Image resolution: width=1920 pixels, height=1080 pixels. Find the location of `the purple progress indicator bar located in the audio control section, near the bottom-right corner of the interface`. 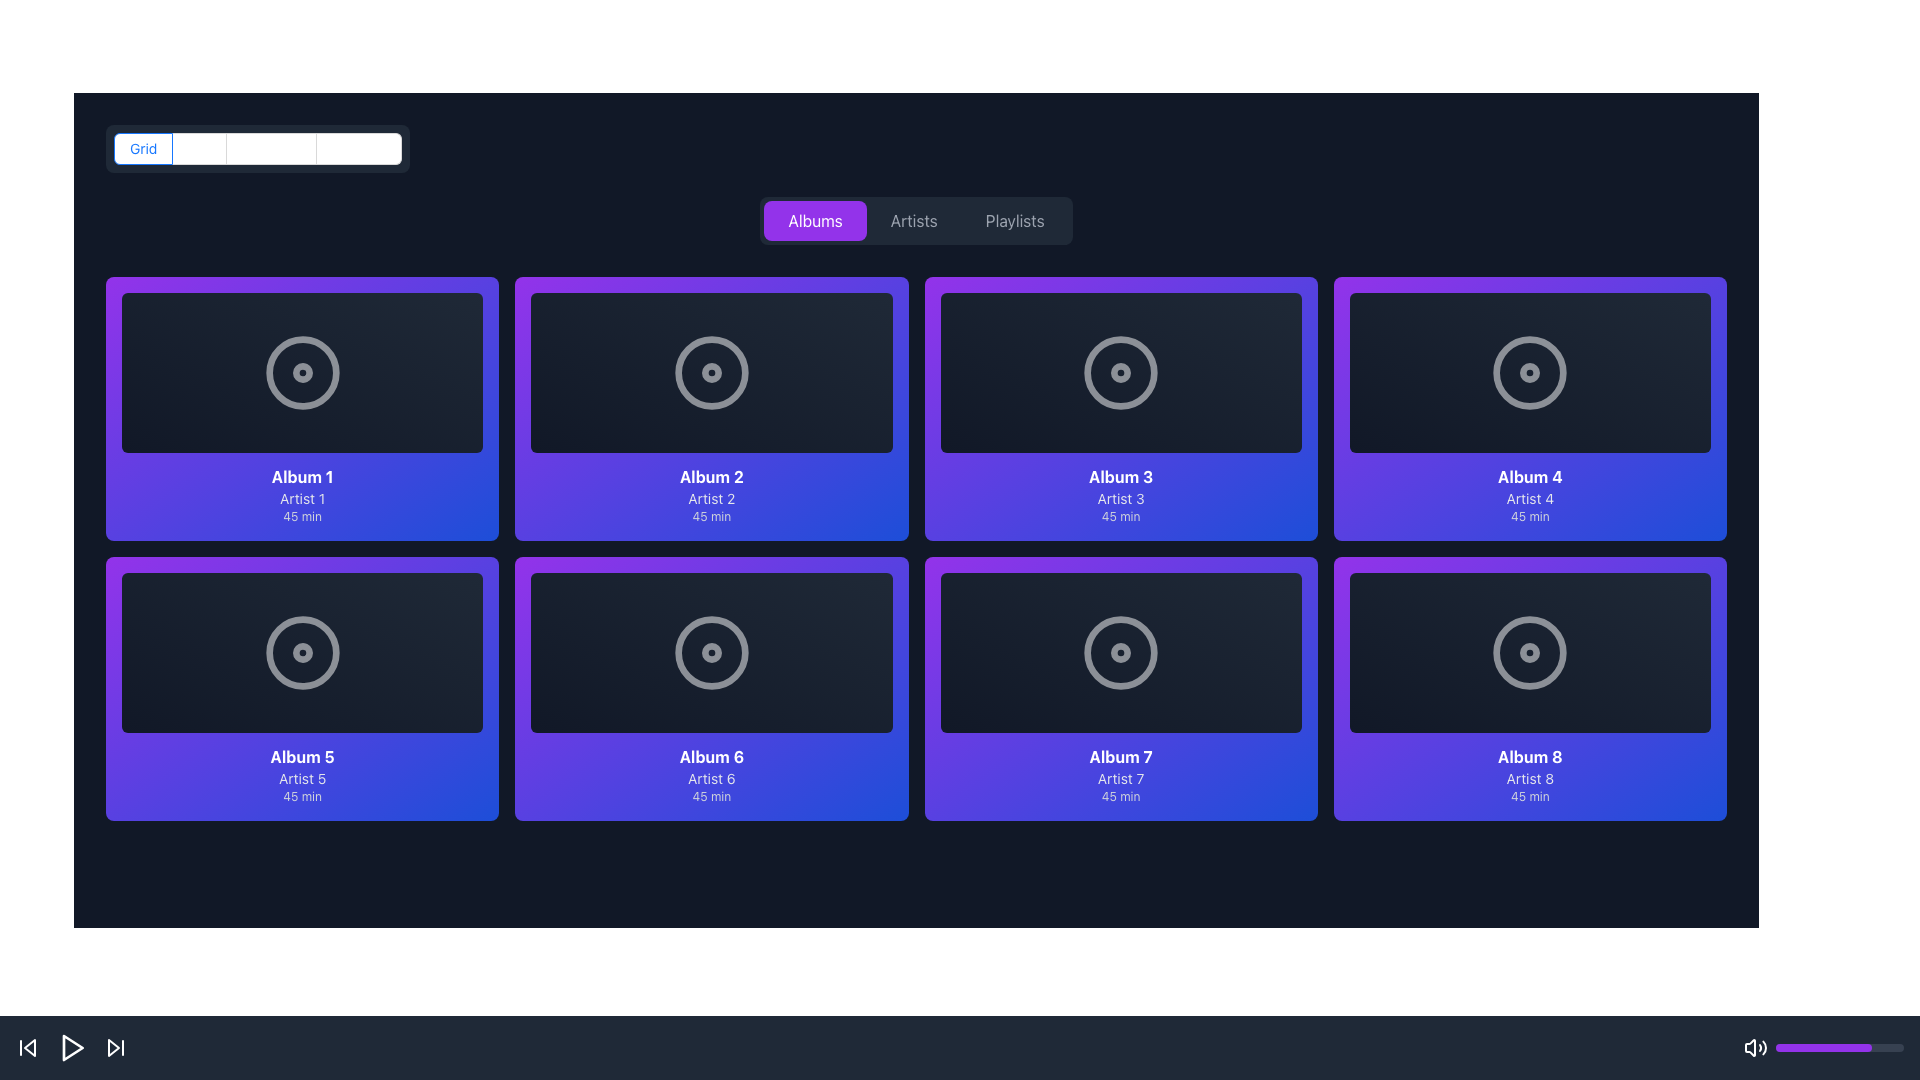

the purple progress indicator bar located in the audio control section, near the bottom-right corner of the interface is located at coordinates (1824, 1047).